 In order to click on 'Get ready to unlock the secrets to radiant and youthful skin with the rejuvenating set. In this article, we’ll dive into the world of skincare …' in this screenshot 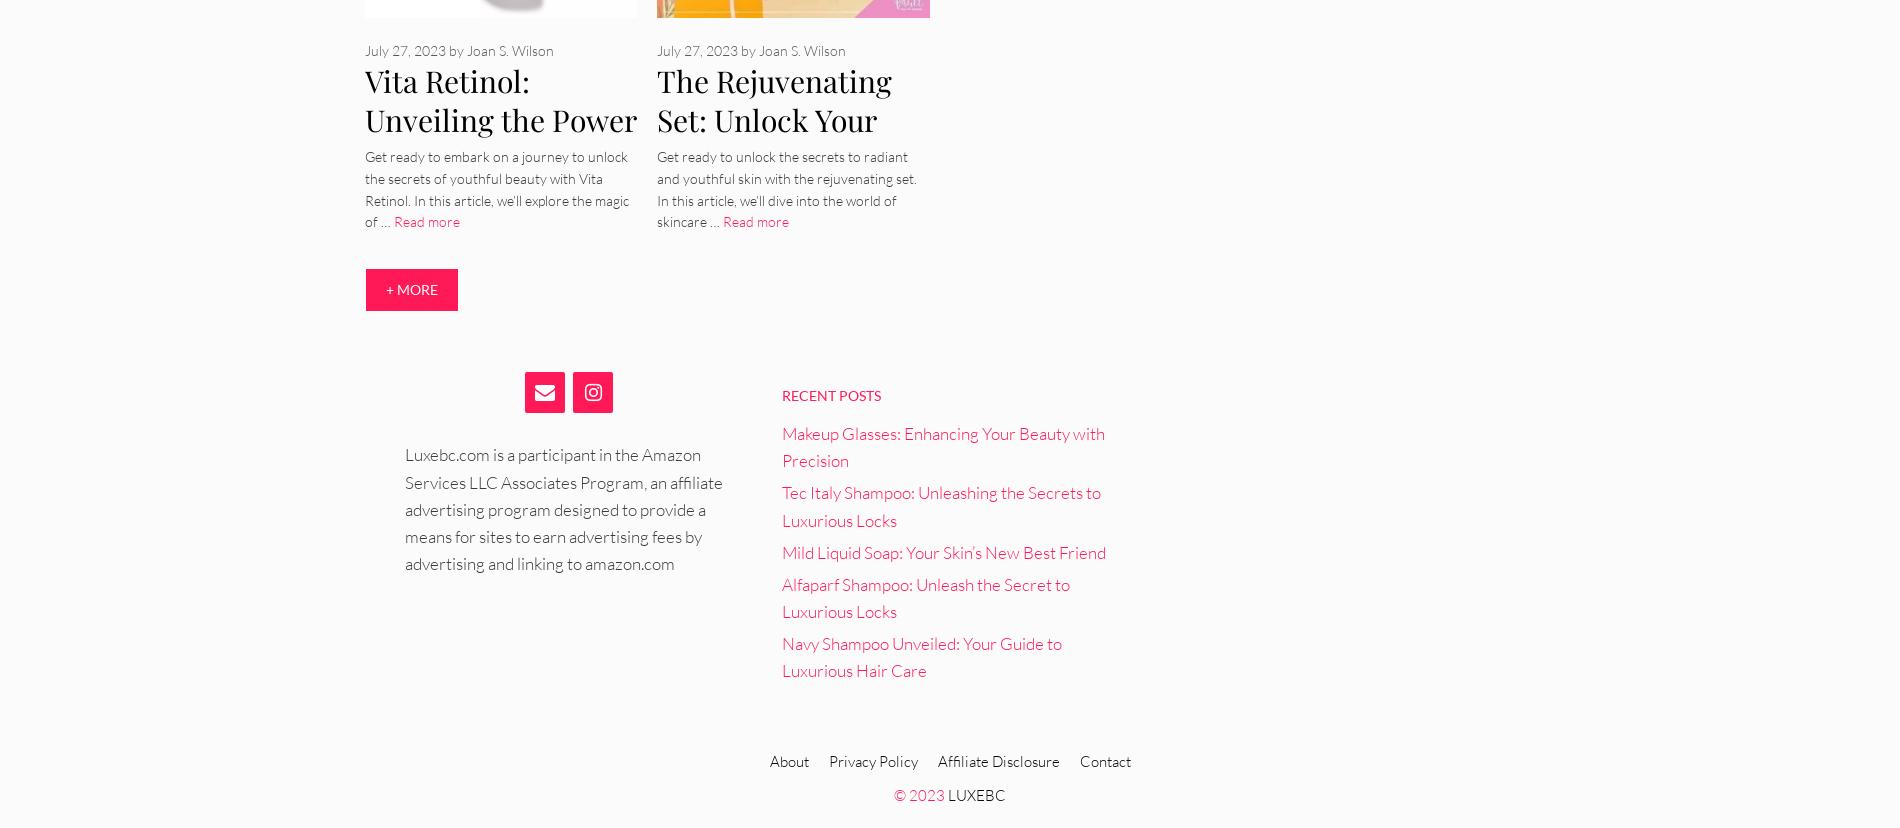, I will do `click(785, 188)`.